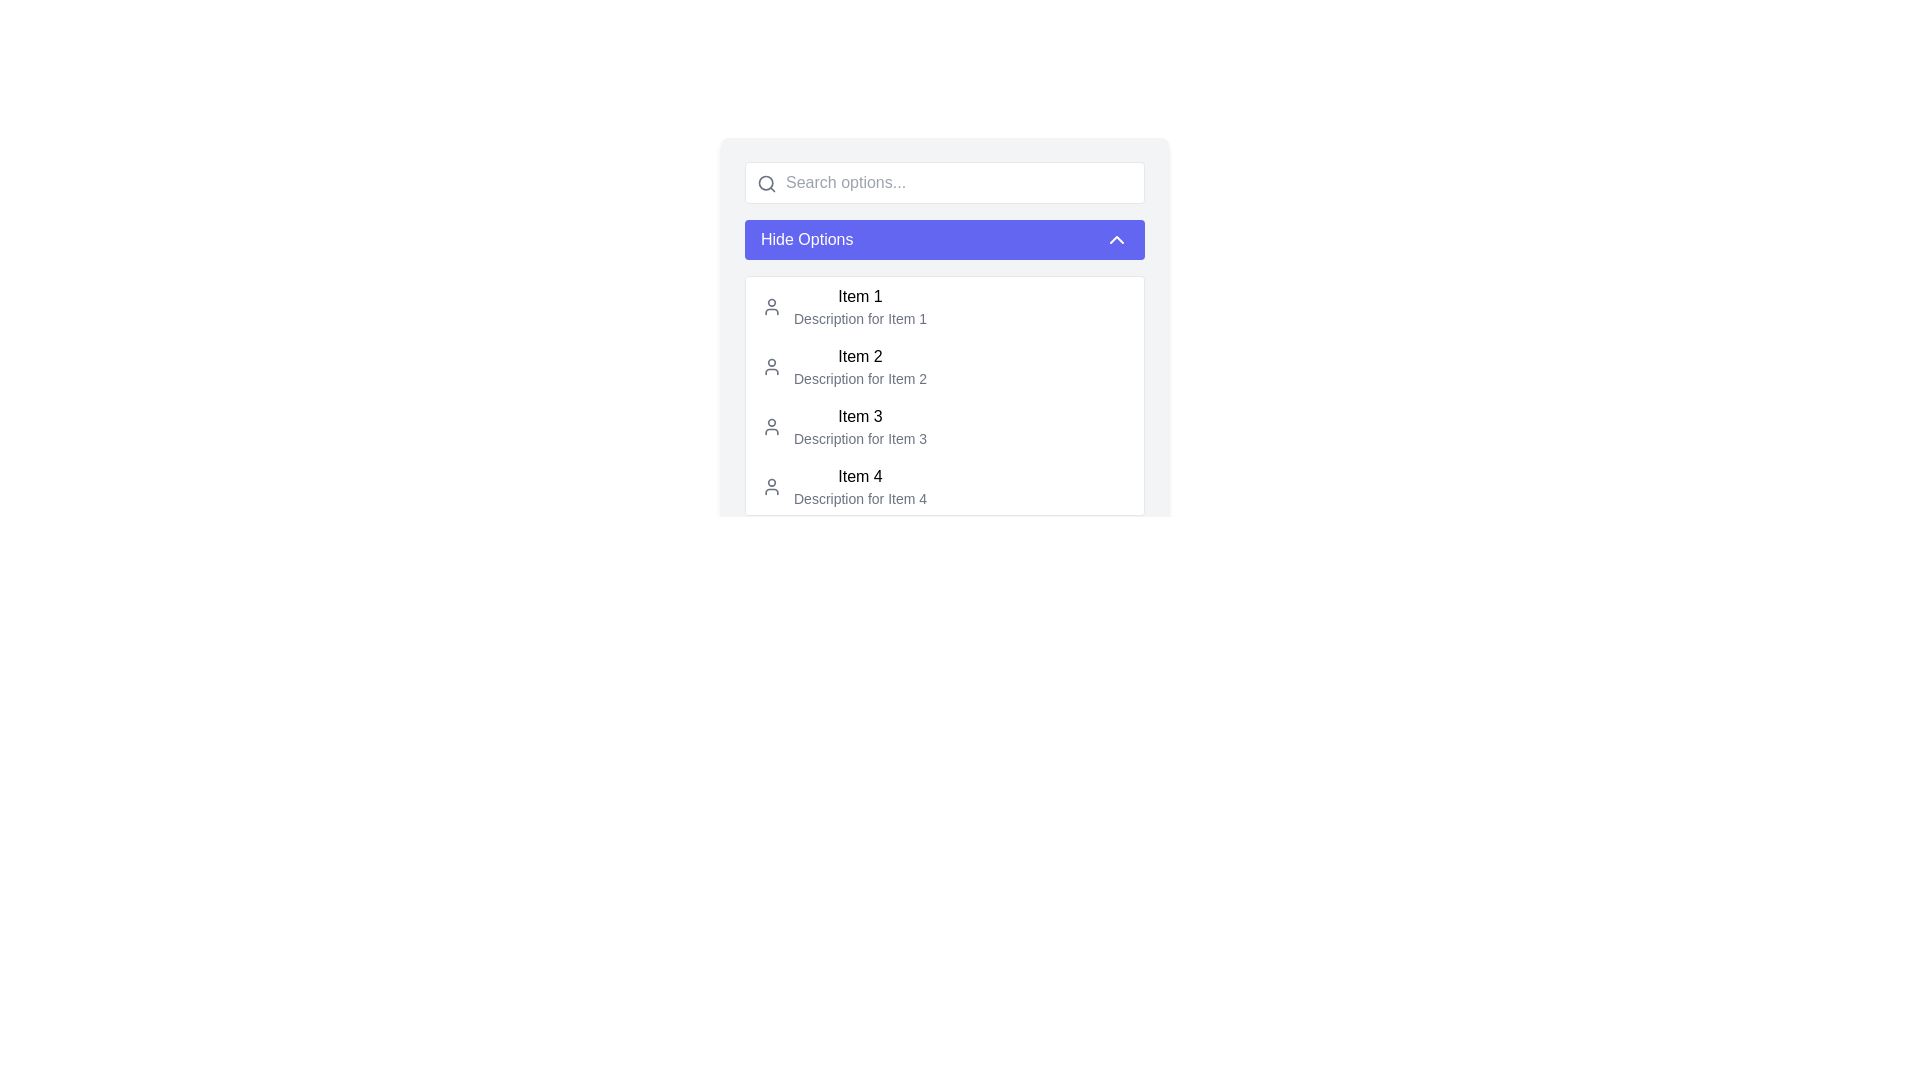  Describe the element at coordinates (860, 366) in the screenshot. I see `the second entry in the list titled 'Item 2', which displays 'Description for Item 2'` at that location.